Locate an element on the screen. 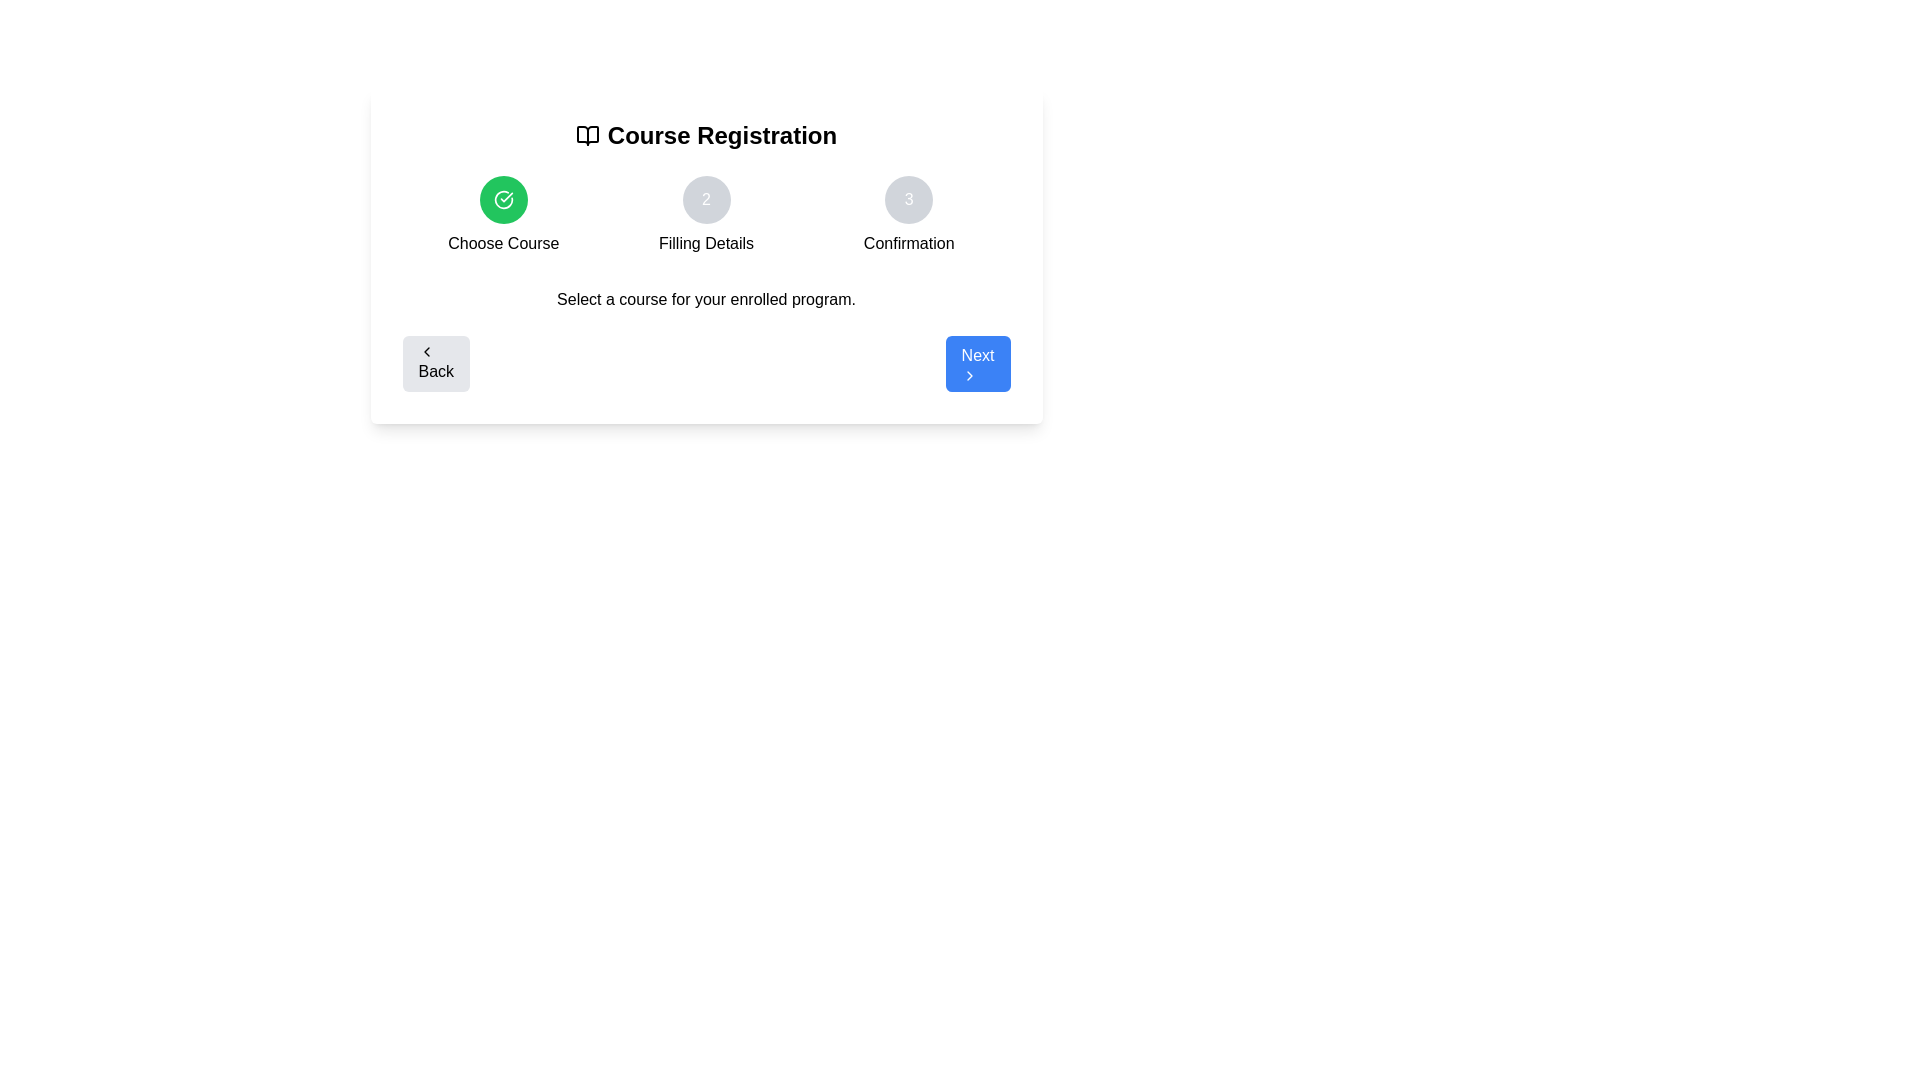 The height and width of the screenshot is (1080, 1920). the 'Confirmation' step indicator, which is the third circle in a horizontal sequence of process steps is located at coordinates (908, 200).